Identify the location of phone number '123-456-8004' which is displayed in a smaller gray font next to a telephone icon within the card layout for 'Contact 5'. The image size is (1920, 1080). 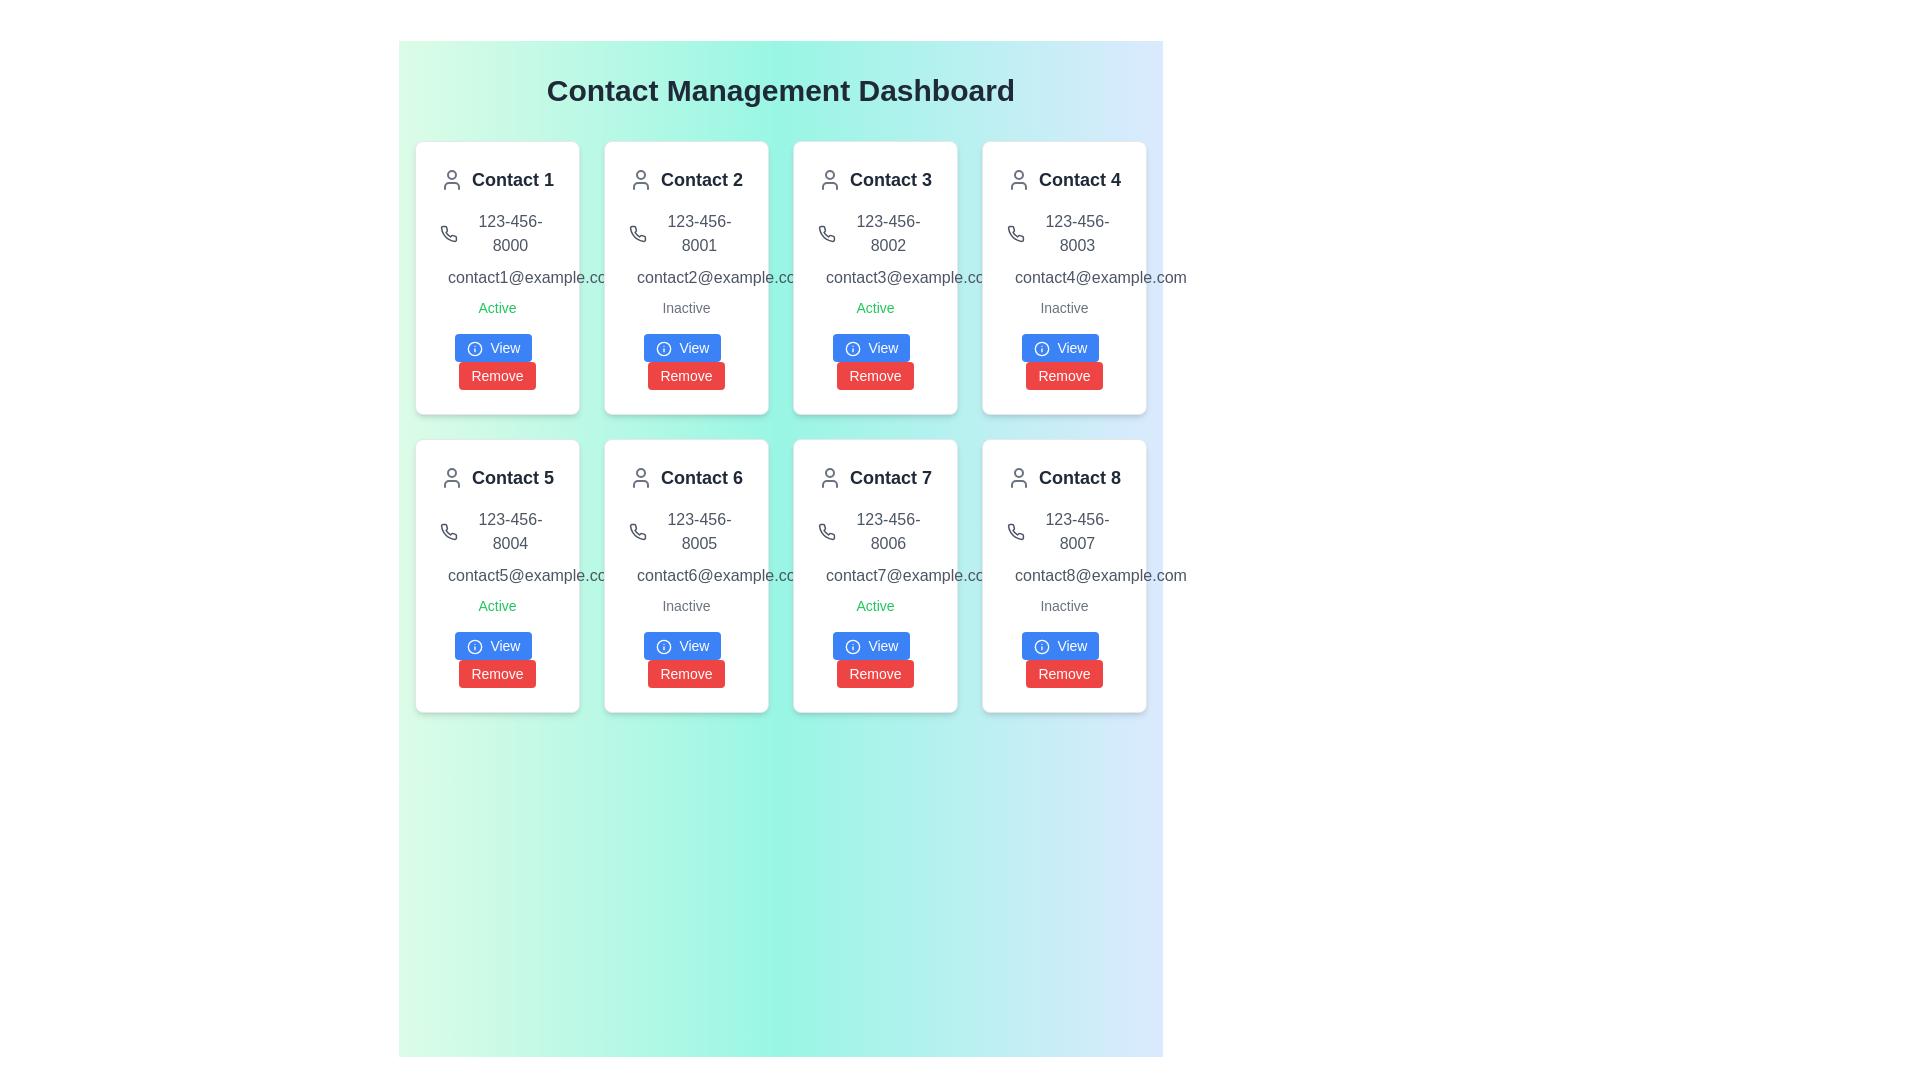
(497, 531).